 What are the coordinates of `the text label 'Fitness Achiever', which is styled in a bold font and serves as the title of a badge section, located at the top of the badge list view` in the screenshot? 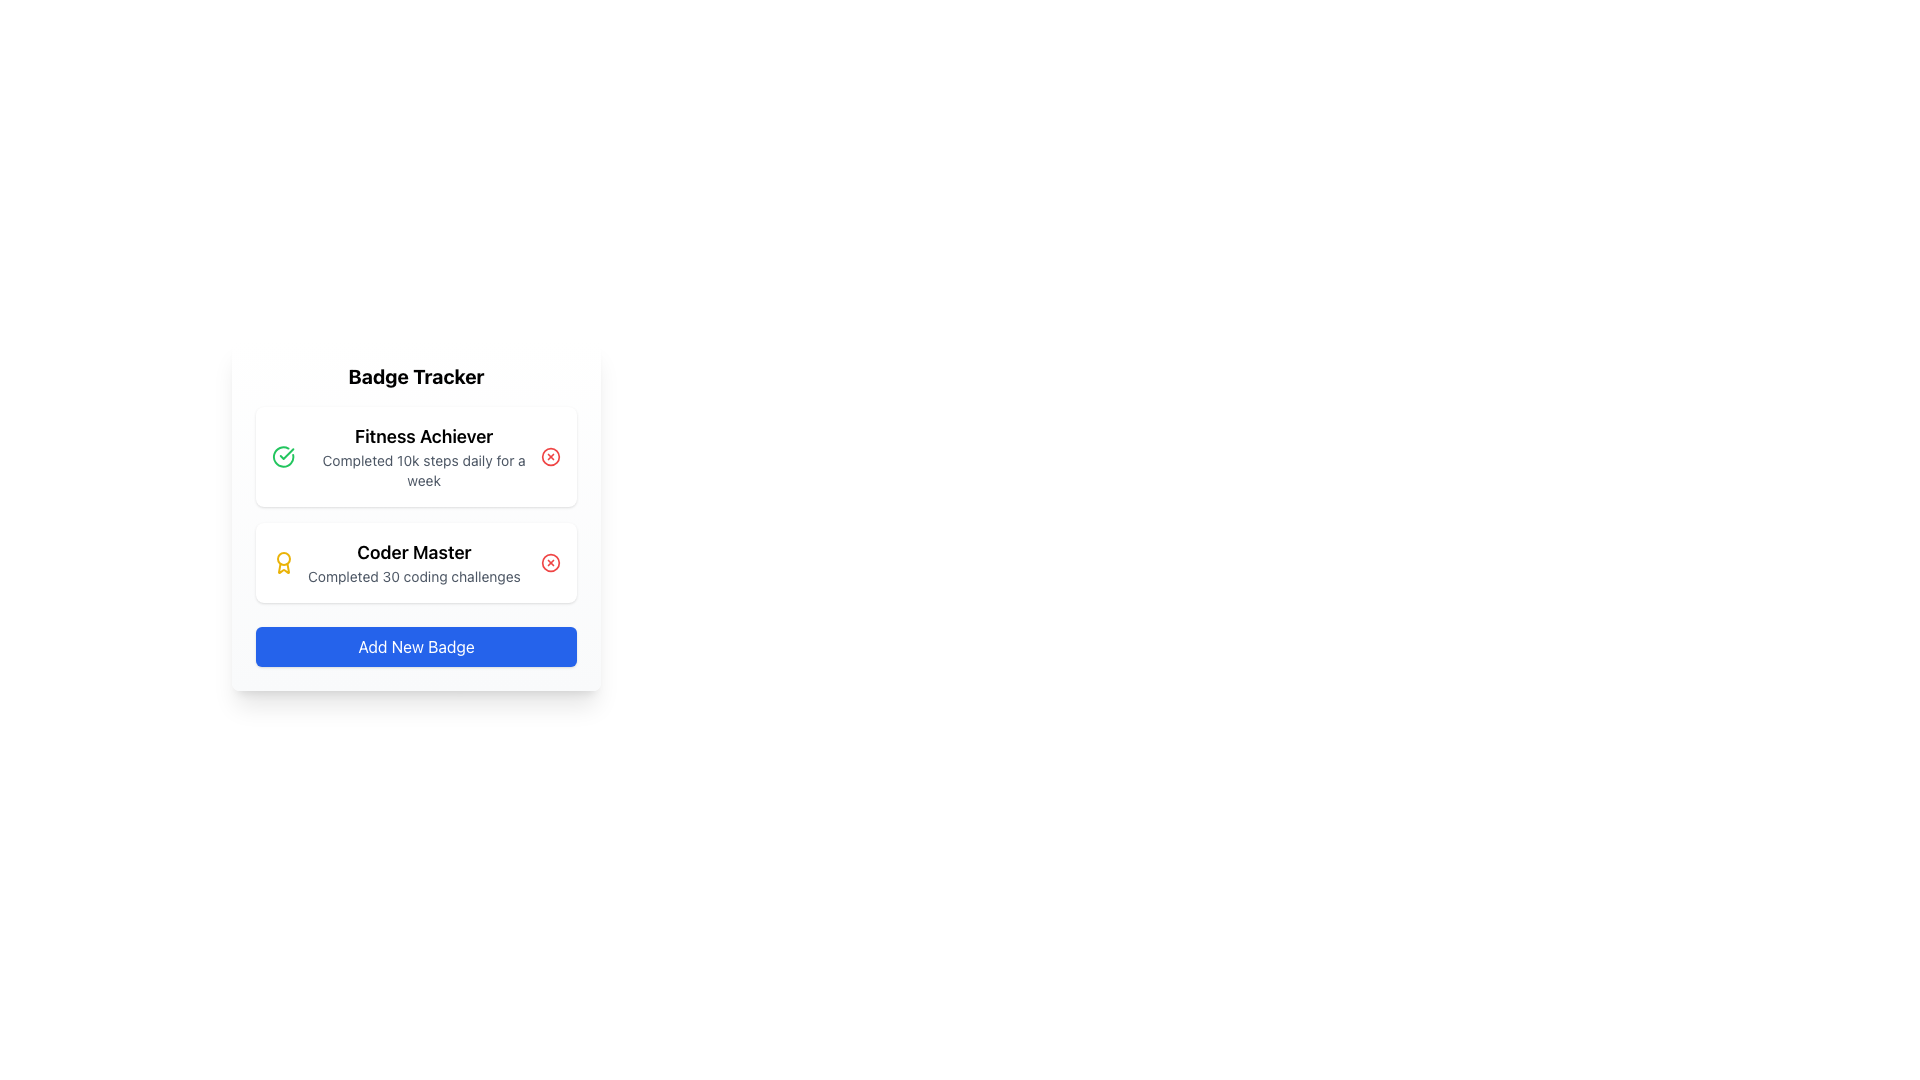 It's located at (423, 435).